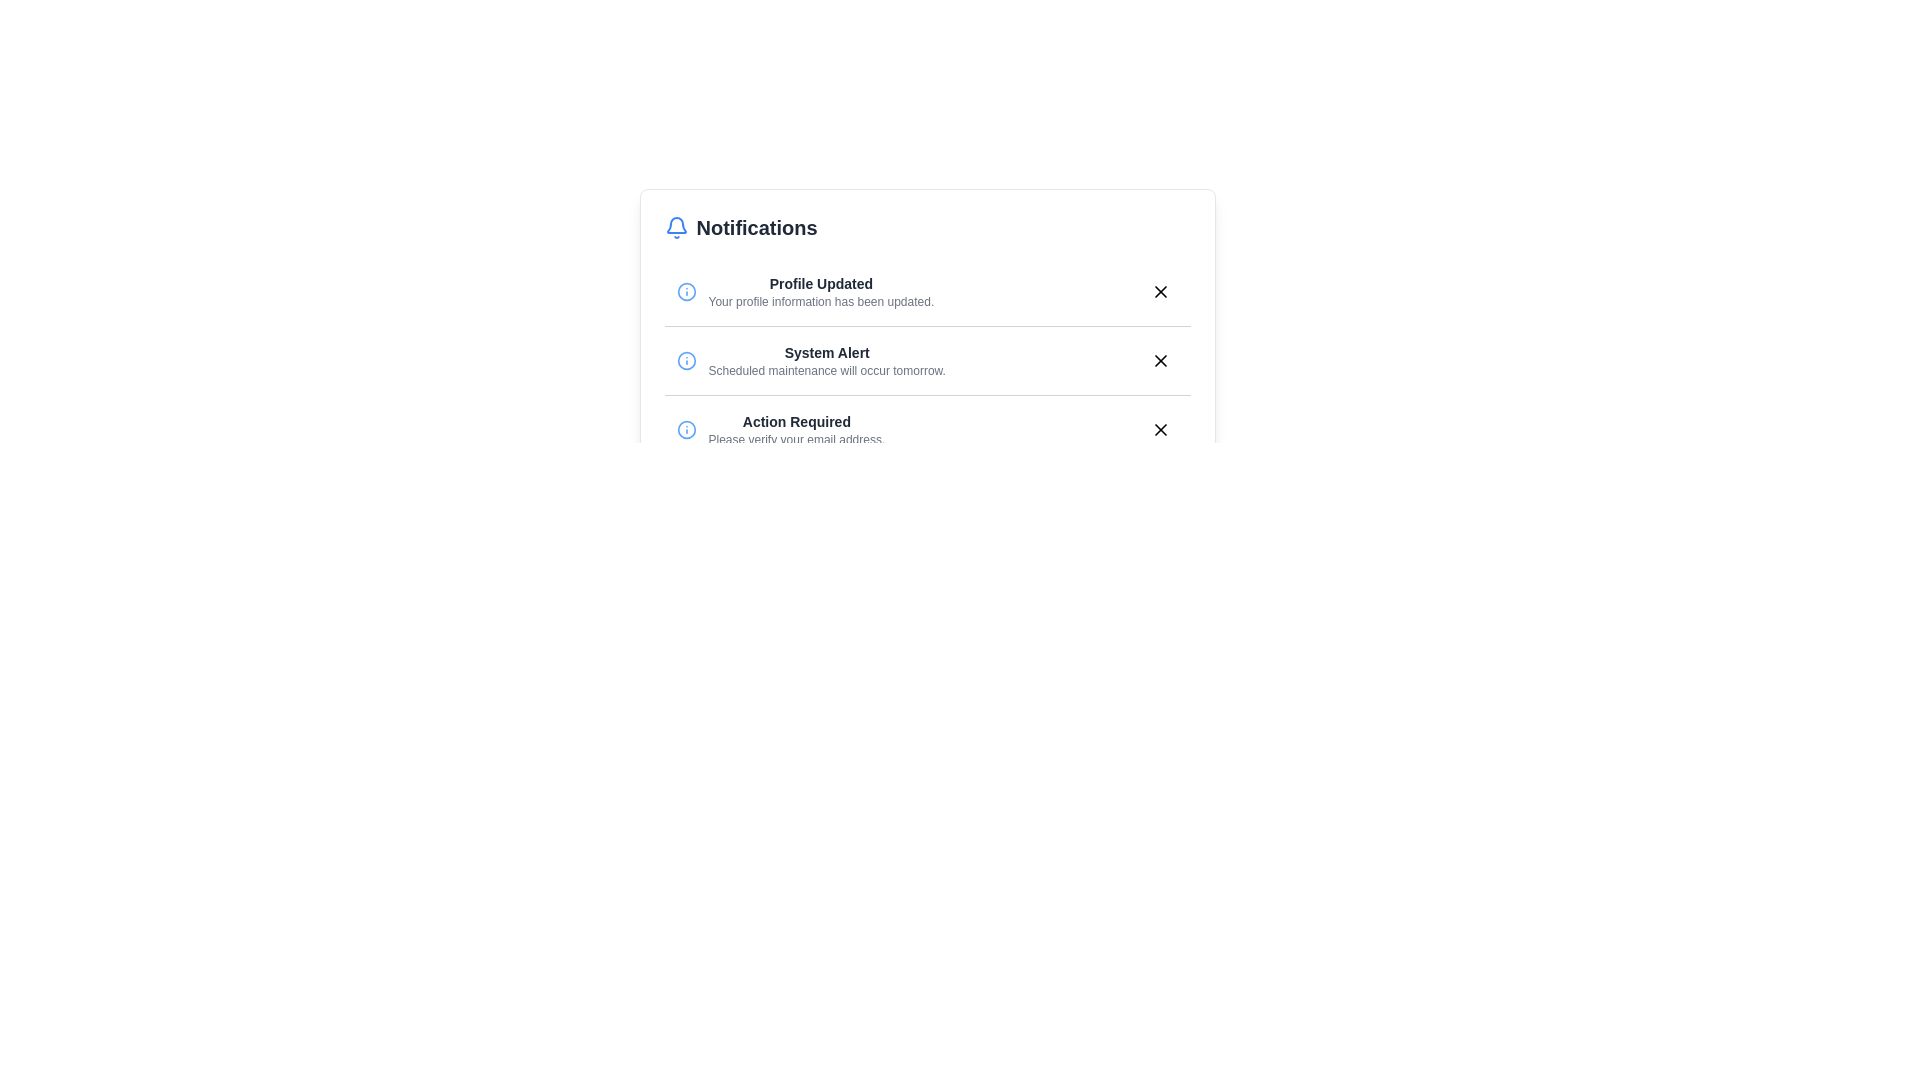 The image size is (1920, 1080). I want to click on the 'X' icon in the upper-right corner of the 'Profile Updated' notification, so click(1160, 292).